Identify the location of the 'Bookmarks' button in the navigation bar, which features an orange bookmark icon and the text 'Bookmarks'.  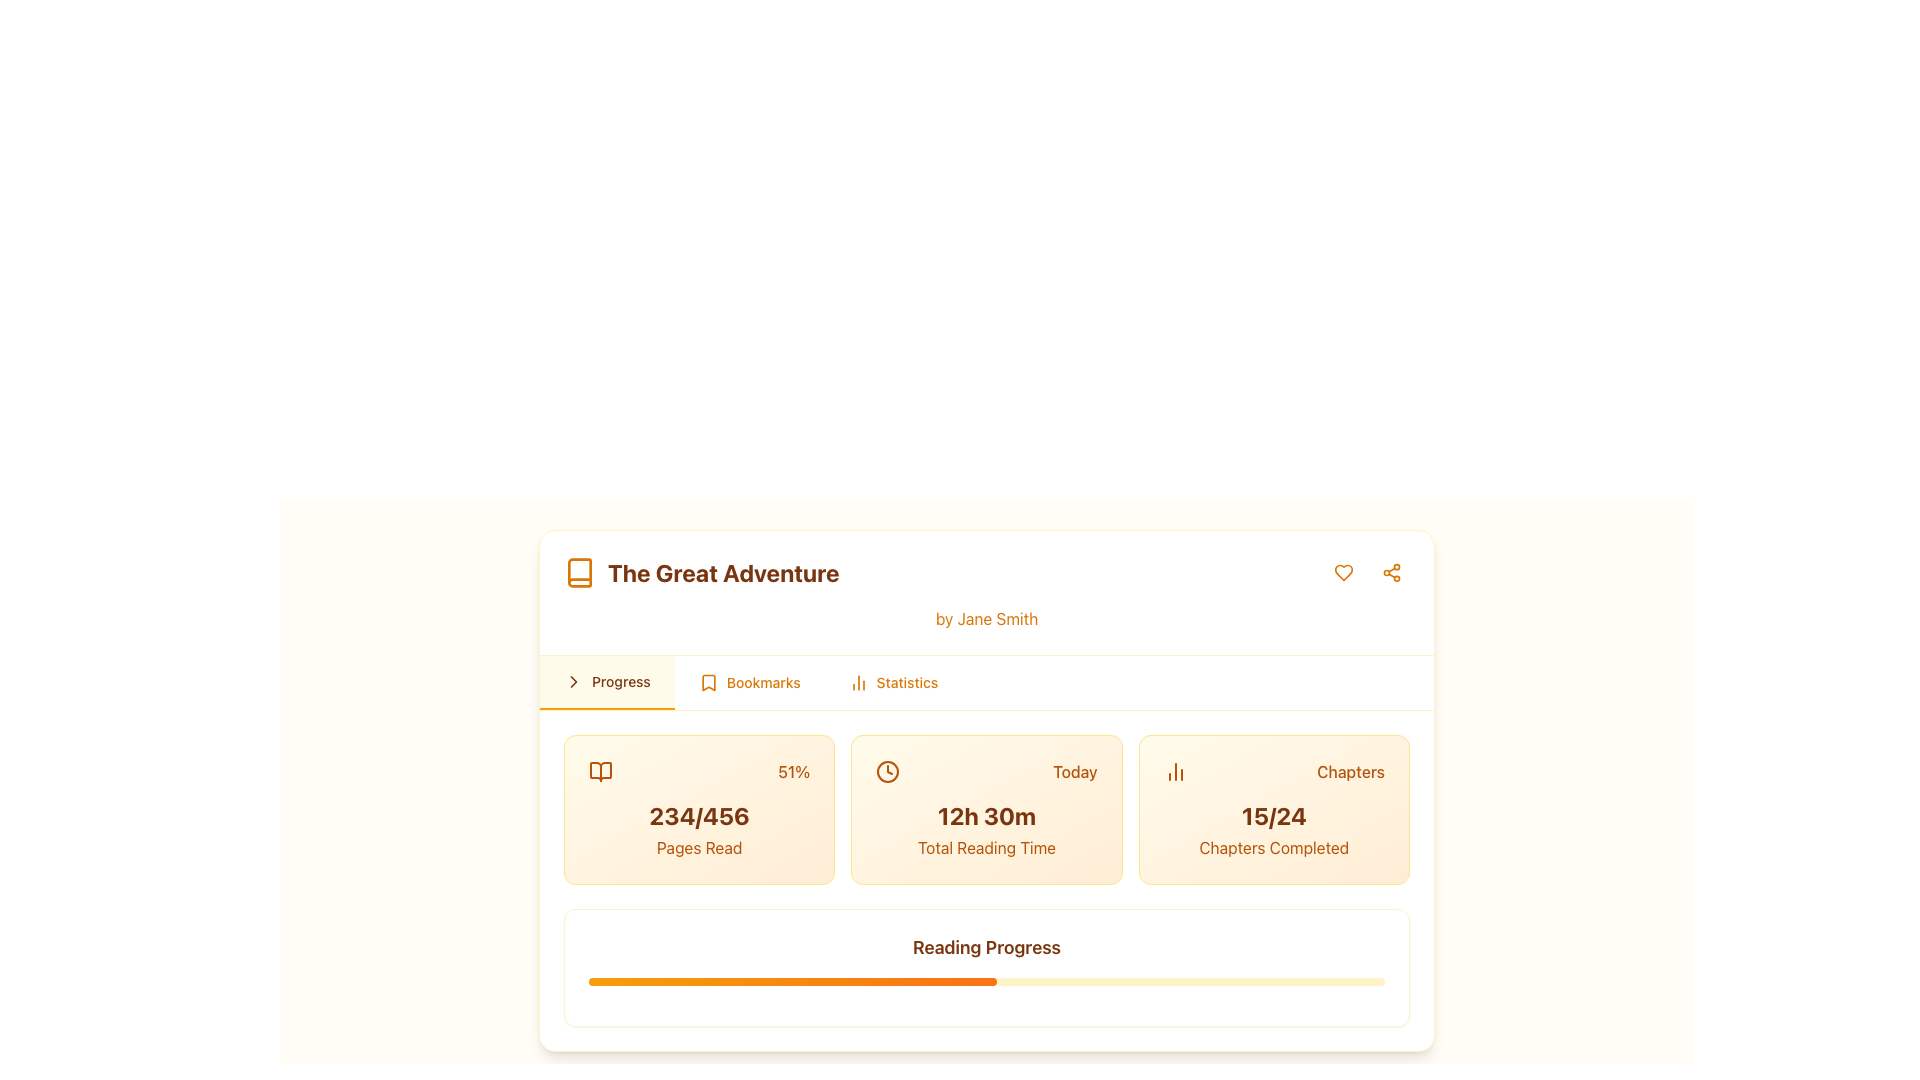
(748, 681).